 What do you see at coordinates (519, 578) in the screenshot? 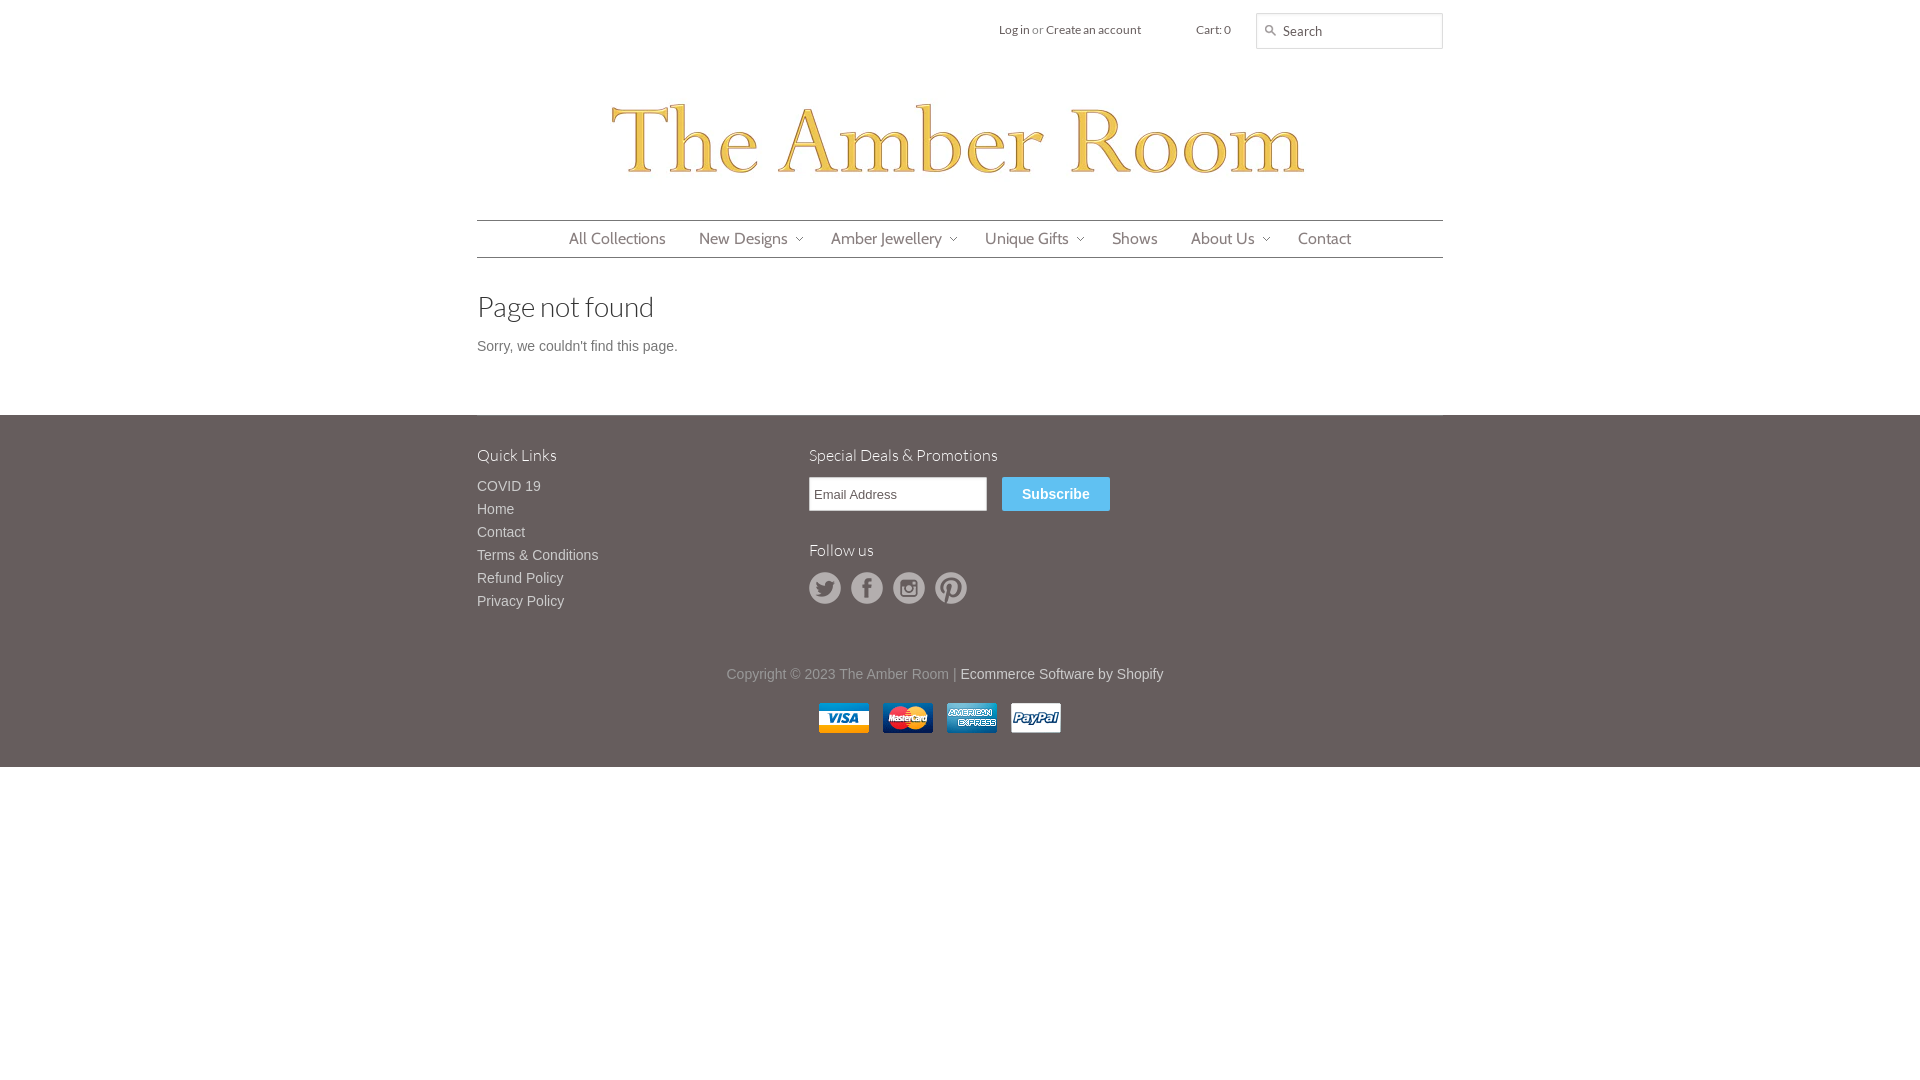
I see `'Refund Policy'` at bounding box center [519, 578].